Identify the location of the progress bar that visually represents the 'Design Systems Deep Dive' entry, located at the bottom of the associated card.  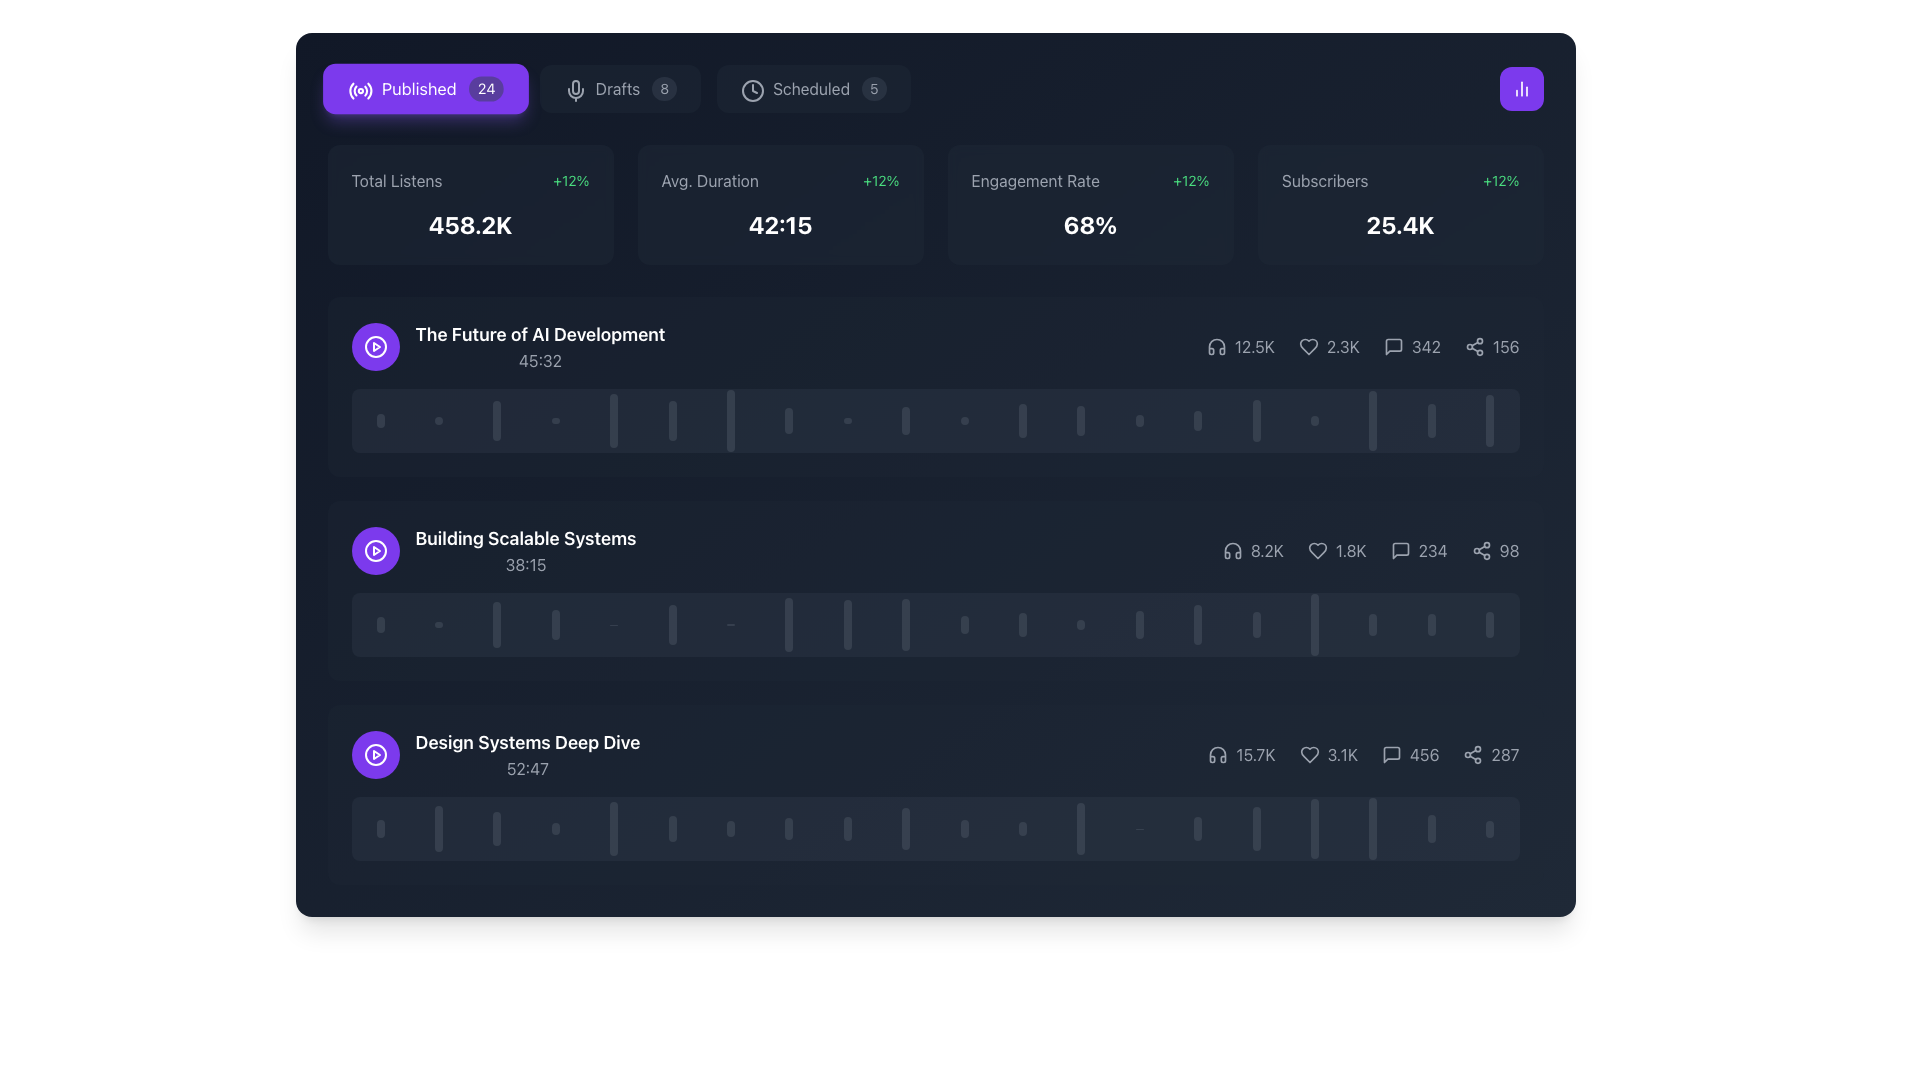
(934, 829).